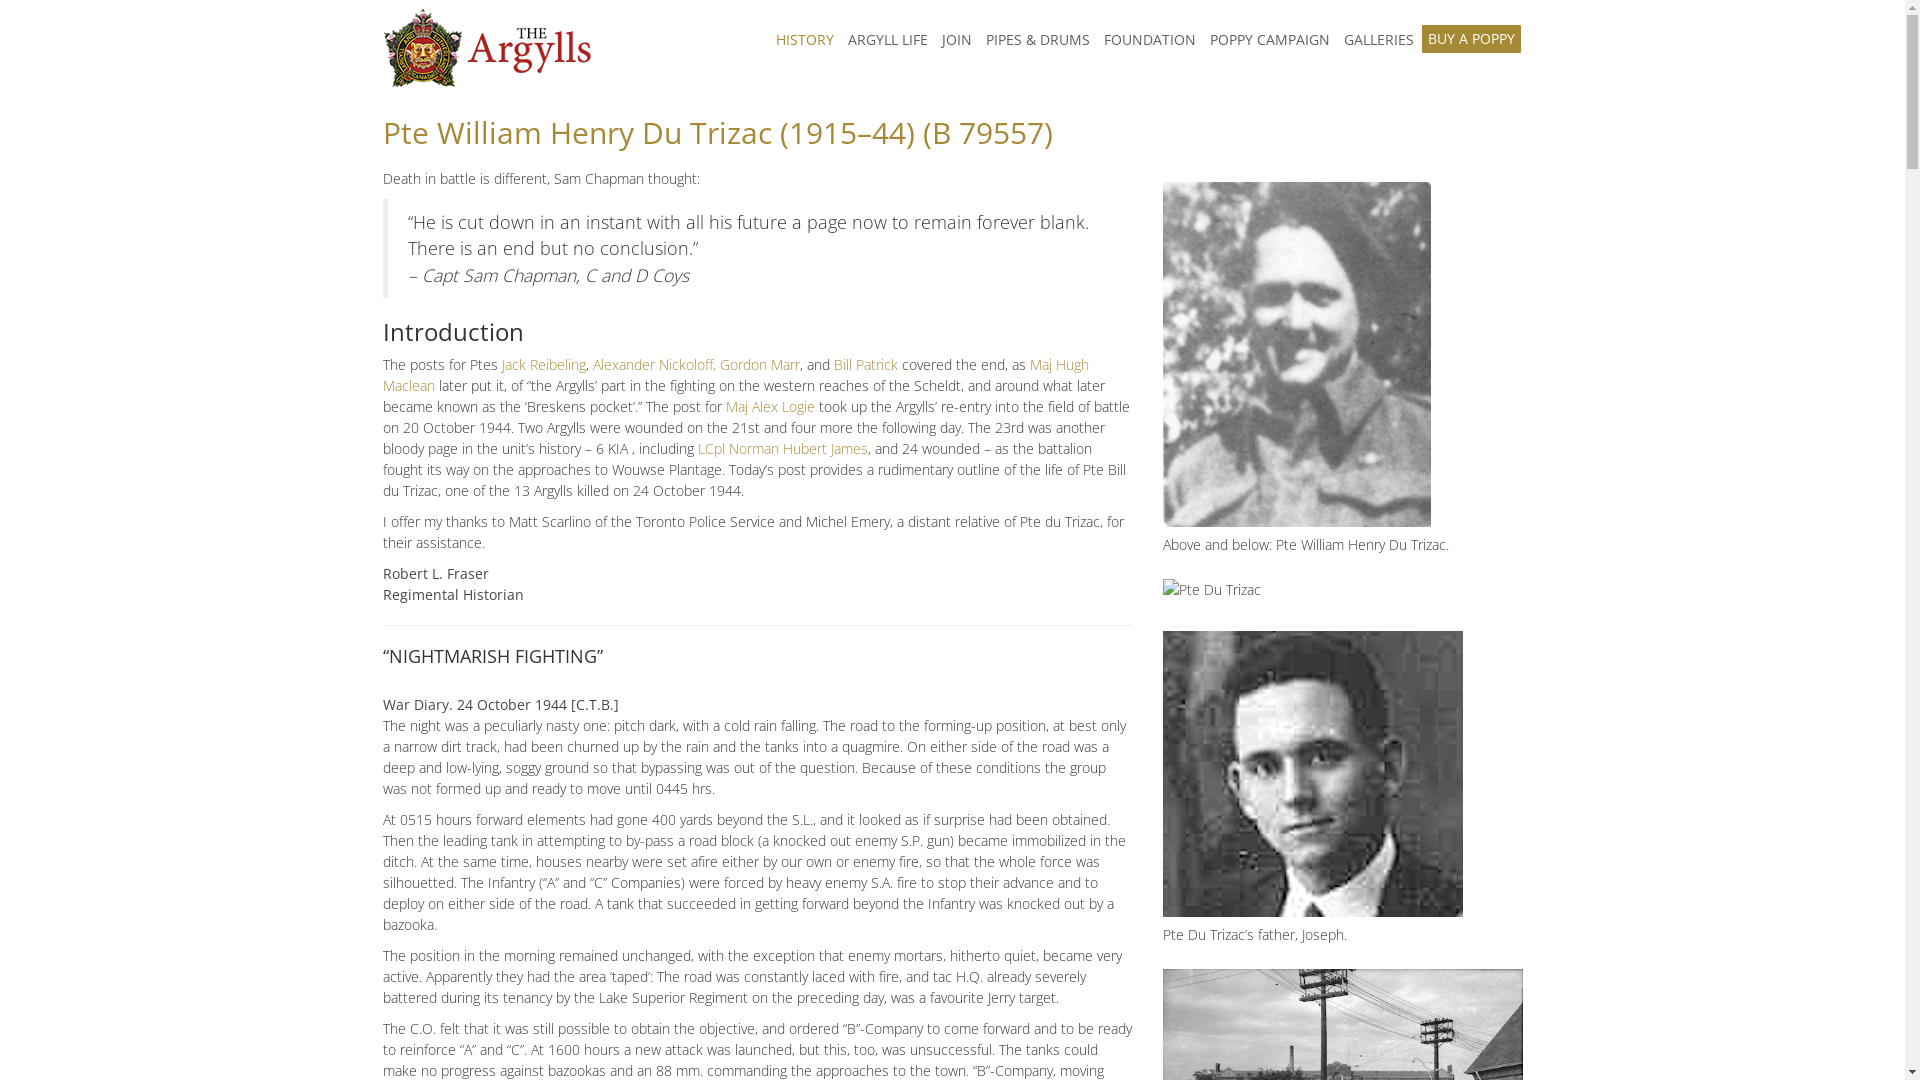 The width and height of the screenshot is (1920, 1080). I want to click on 'BUY A POPPY', so click(1471, 39).